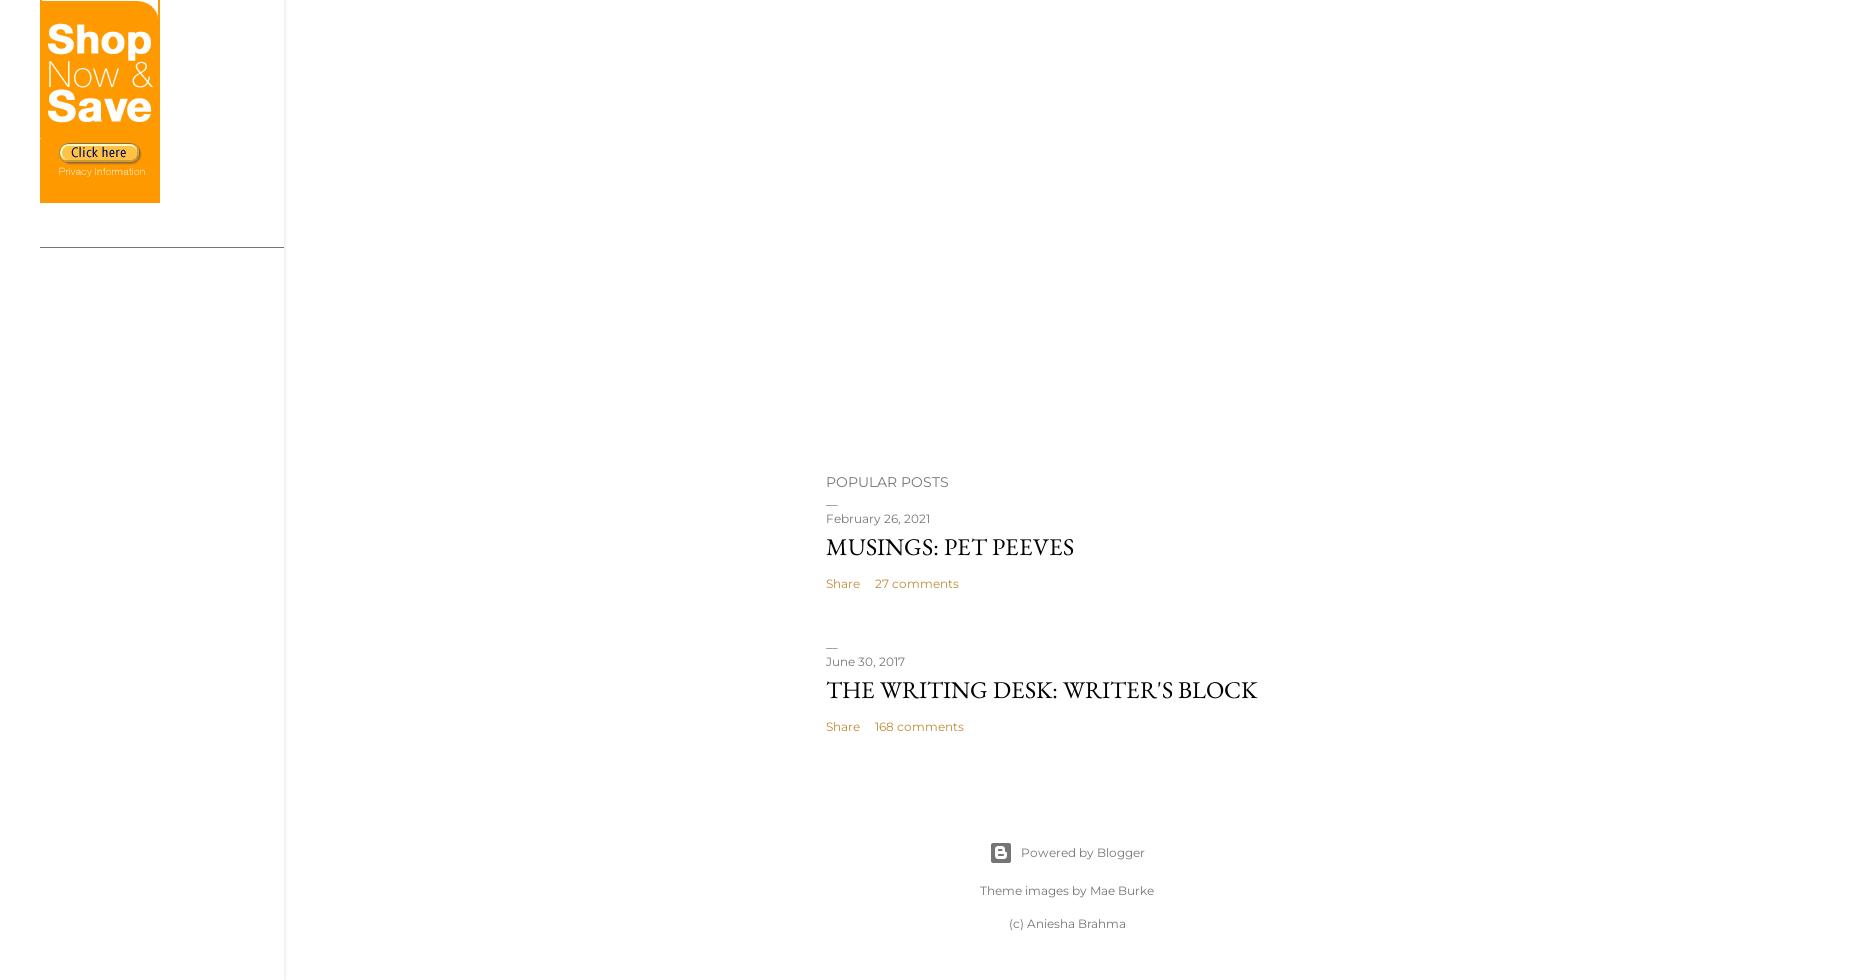 Image resolution: width=1850 pixels, height=980 pixels. I want to click on 'Popular Posts', so click(826, 481).